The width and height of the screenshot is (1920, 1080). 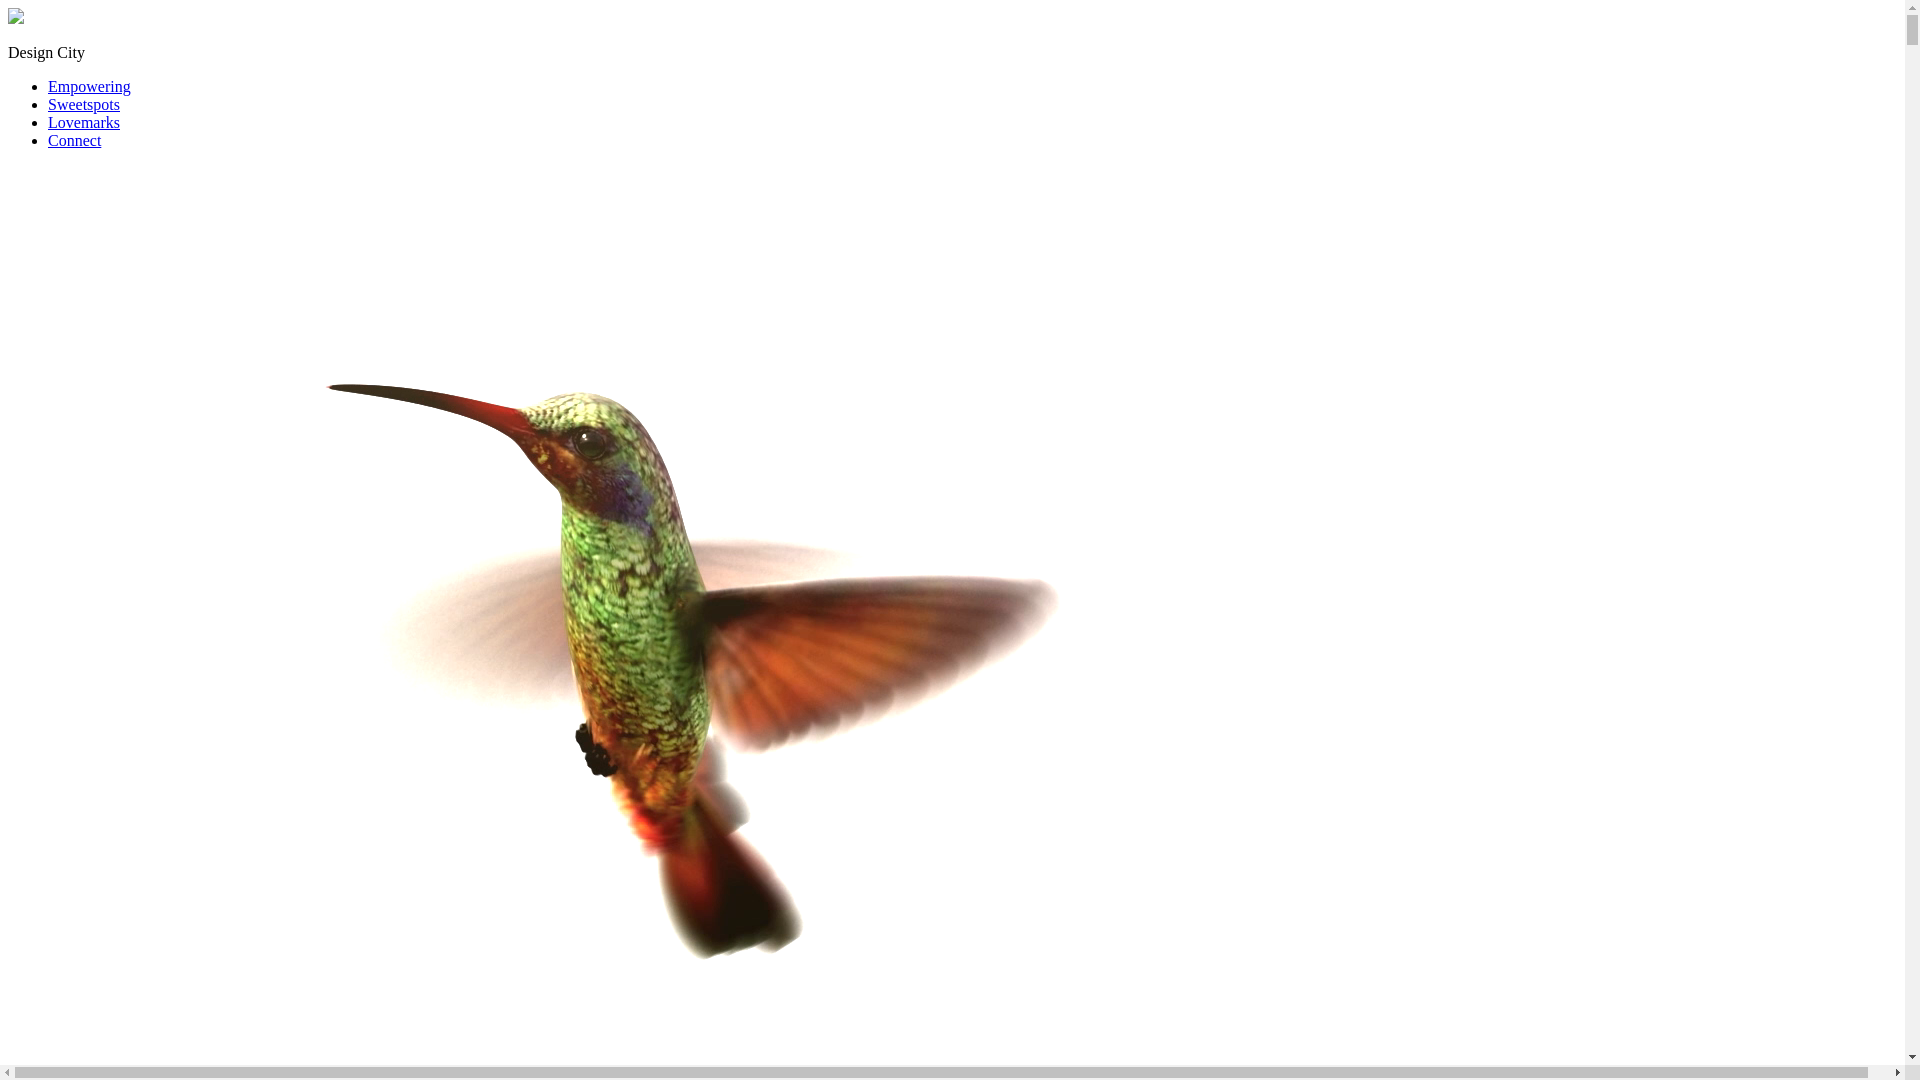 I want to click on 'Sweetspots', so click(x=82, y=104).